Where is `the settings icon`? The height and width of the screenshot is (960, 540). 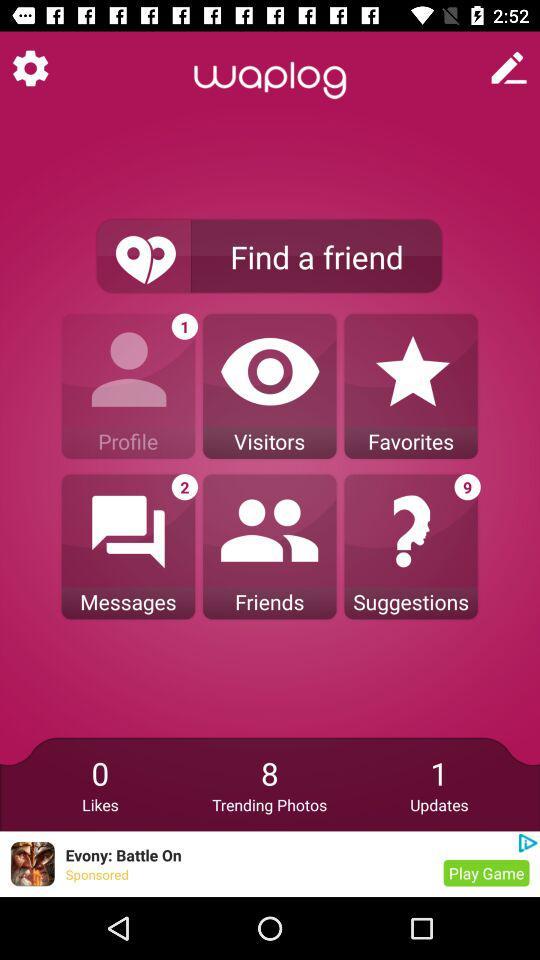 the settings icon is located at coordinates (29, 68).